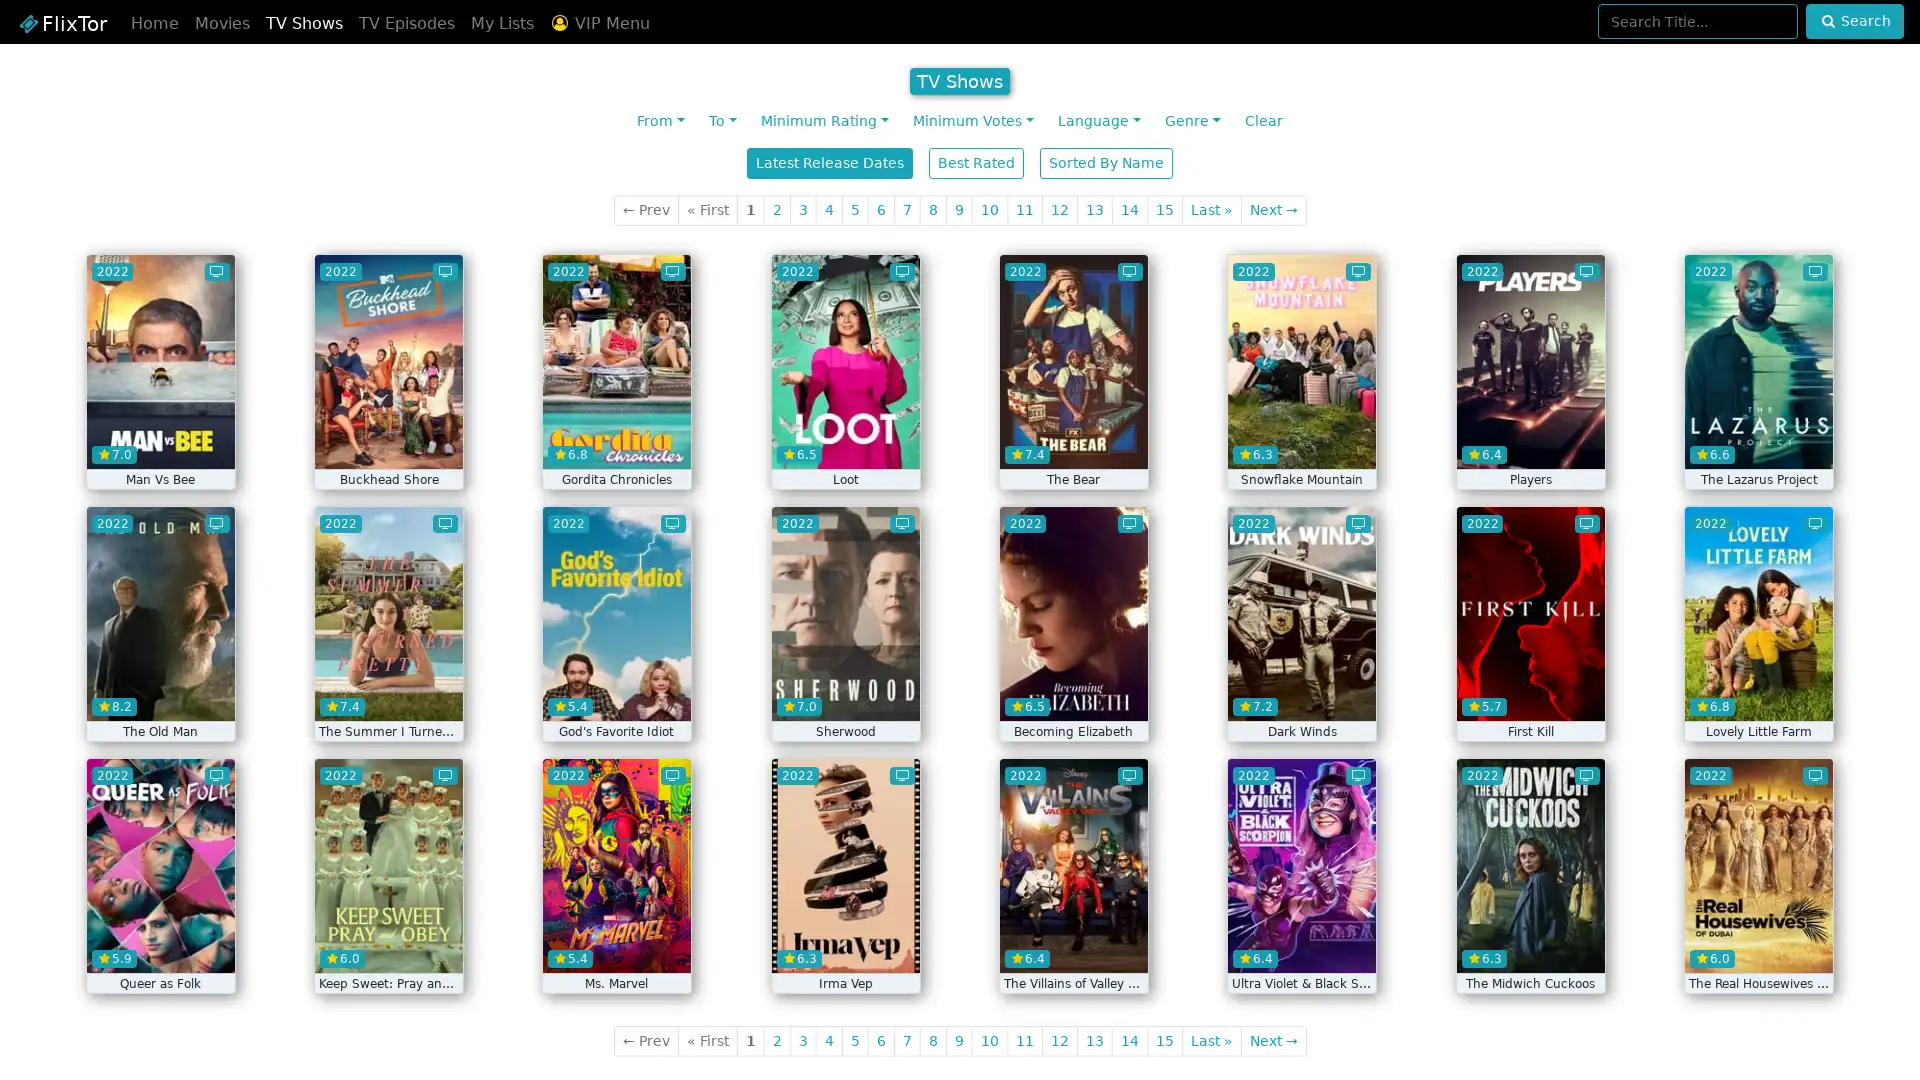 Image resolution: width=1920 pixels, height=1080 pixels. I want to click on Sorted By Name, so click(1105, 162).